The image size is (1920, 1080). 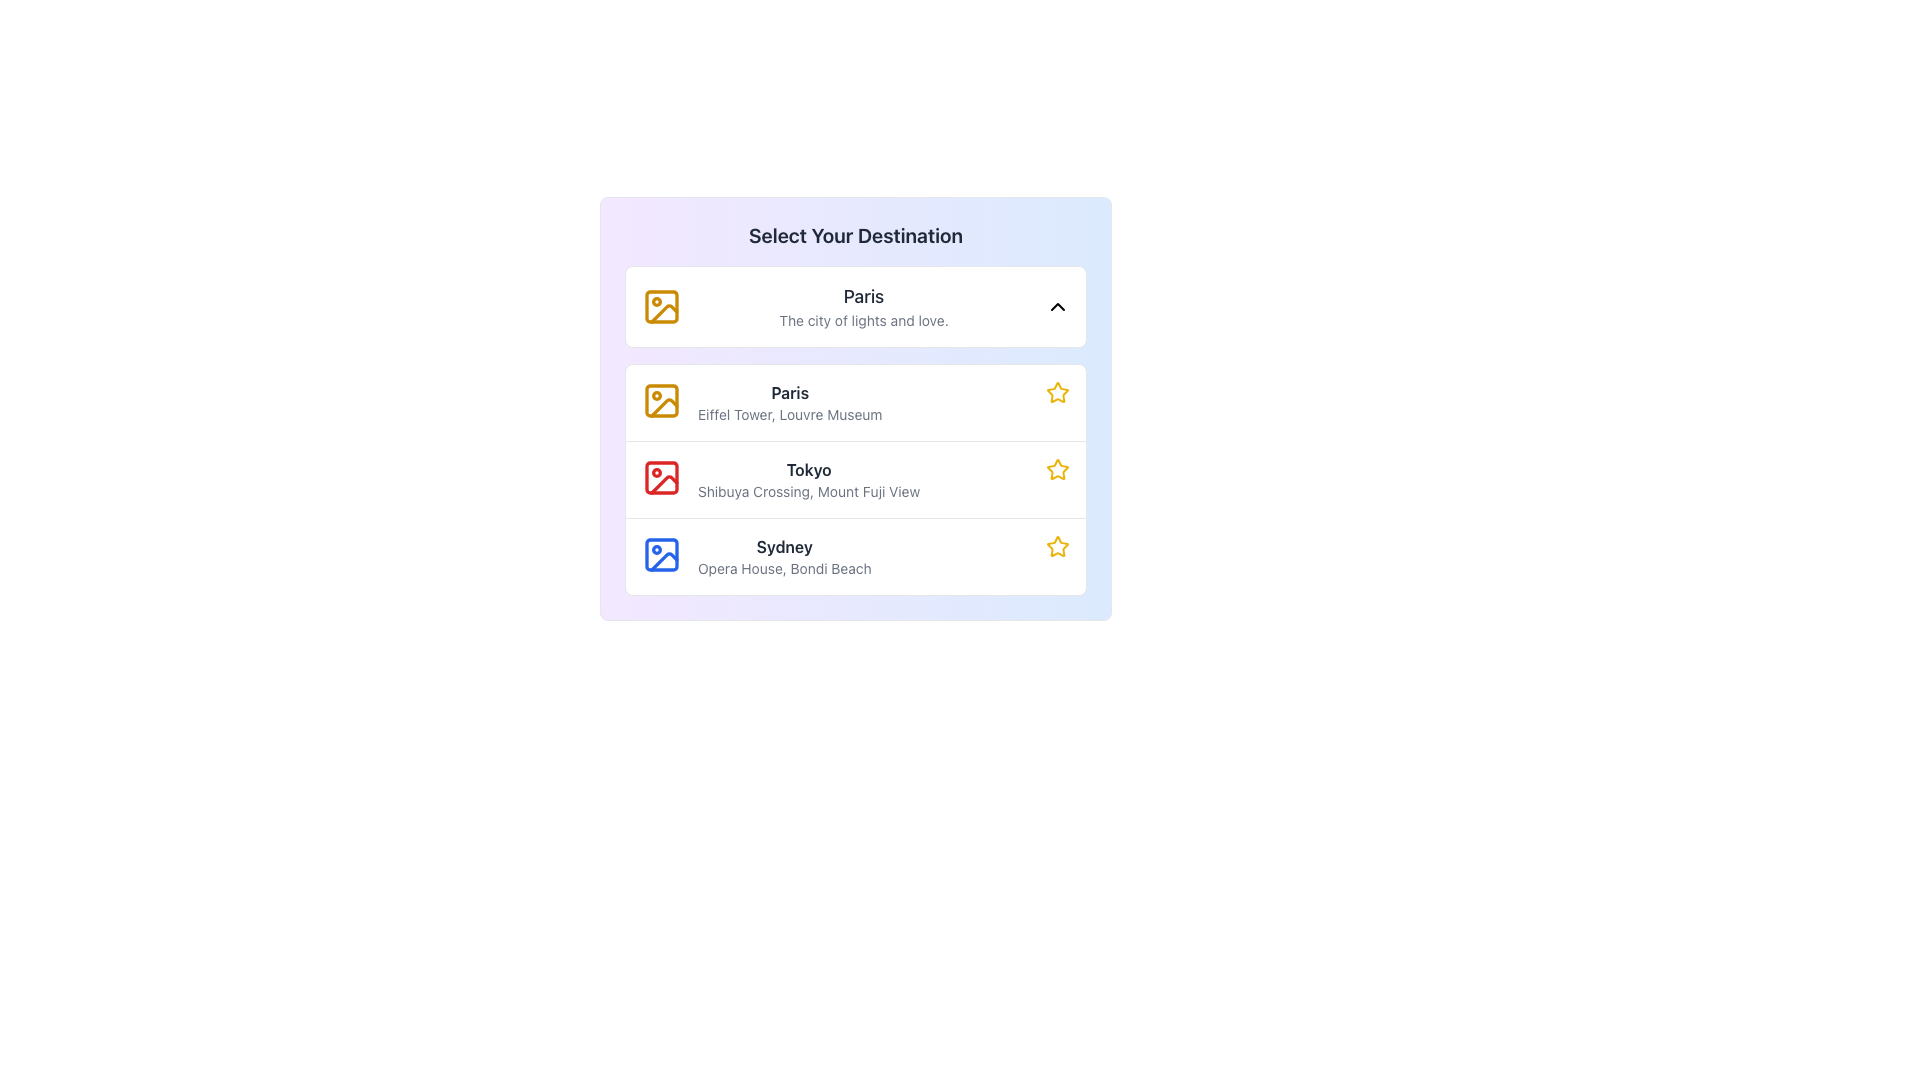 What do you see at coordinates (1055, 392) in the screenshot?
I see `the second star icon in the vertical list associated with 'Tokyo'` at bounding box center [1055, 392].